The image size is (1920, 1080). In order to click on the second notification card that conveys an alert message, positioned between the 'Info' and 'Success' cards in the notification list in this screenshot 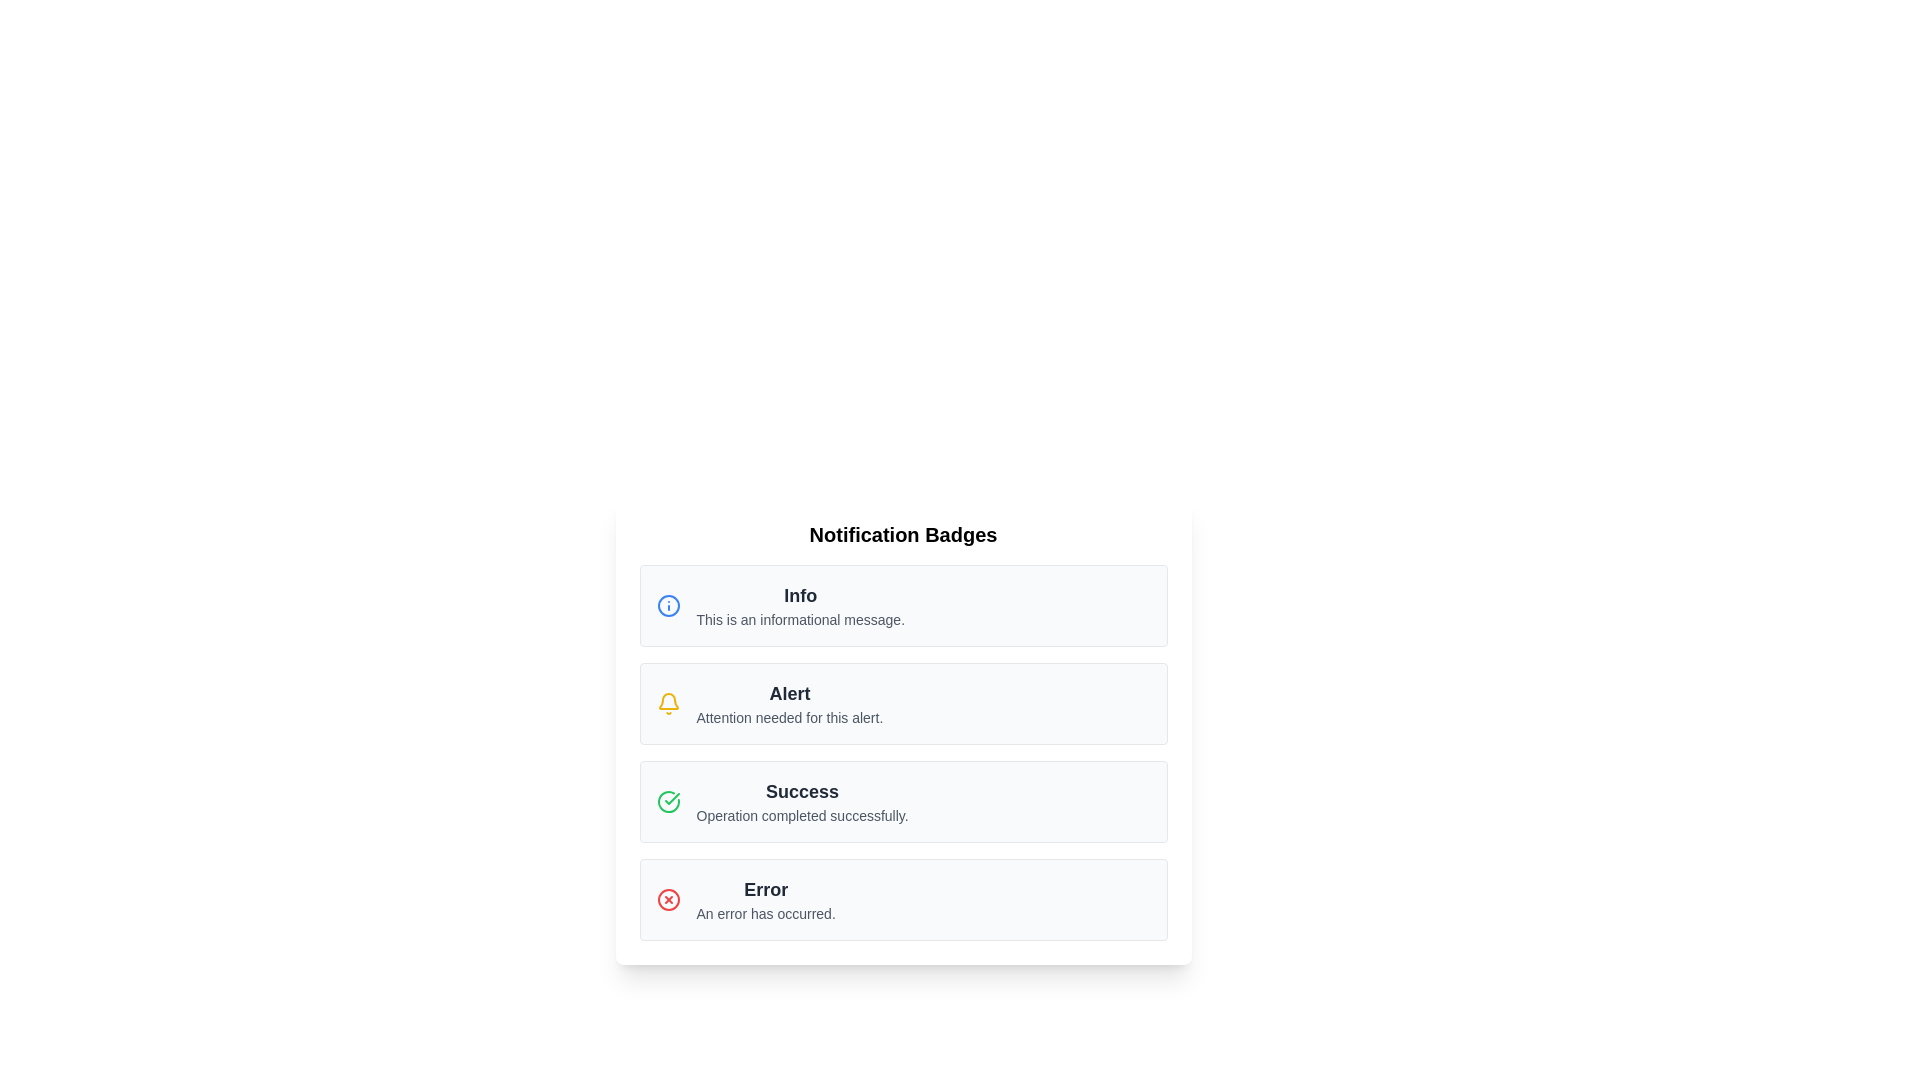, I will do `click(902, 703)`.